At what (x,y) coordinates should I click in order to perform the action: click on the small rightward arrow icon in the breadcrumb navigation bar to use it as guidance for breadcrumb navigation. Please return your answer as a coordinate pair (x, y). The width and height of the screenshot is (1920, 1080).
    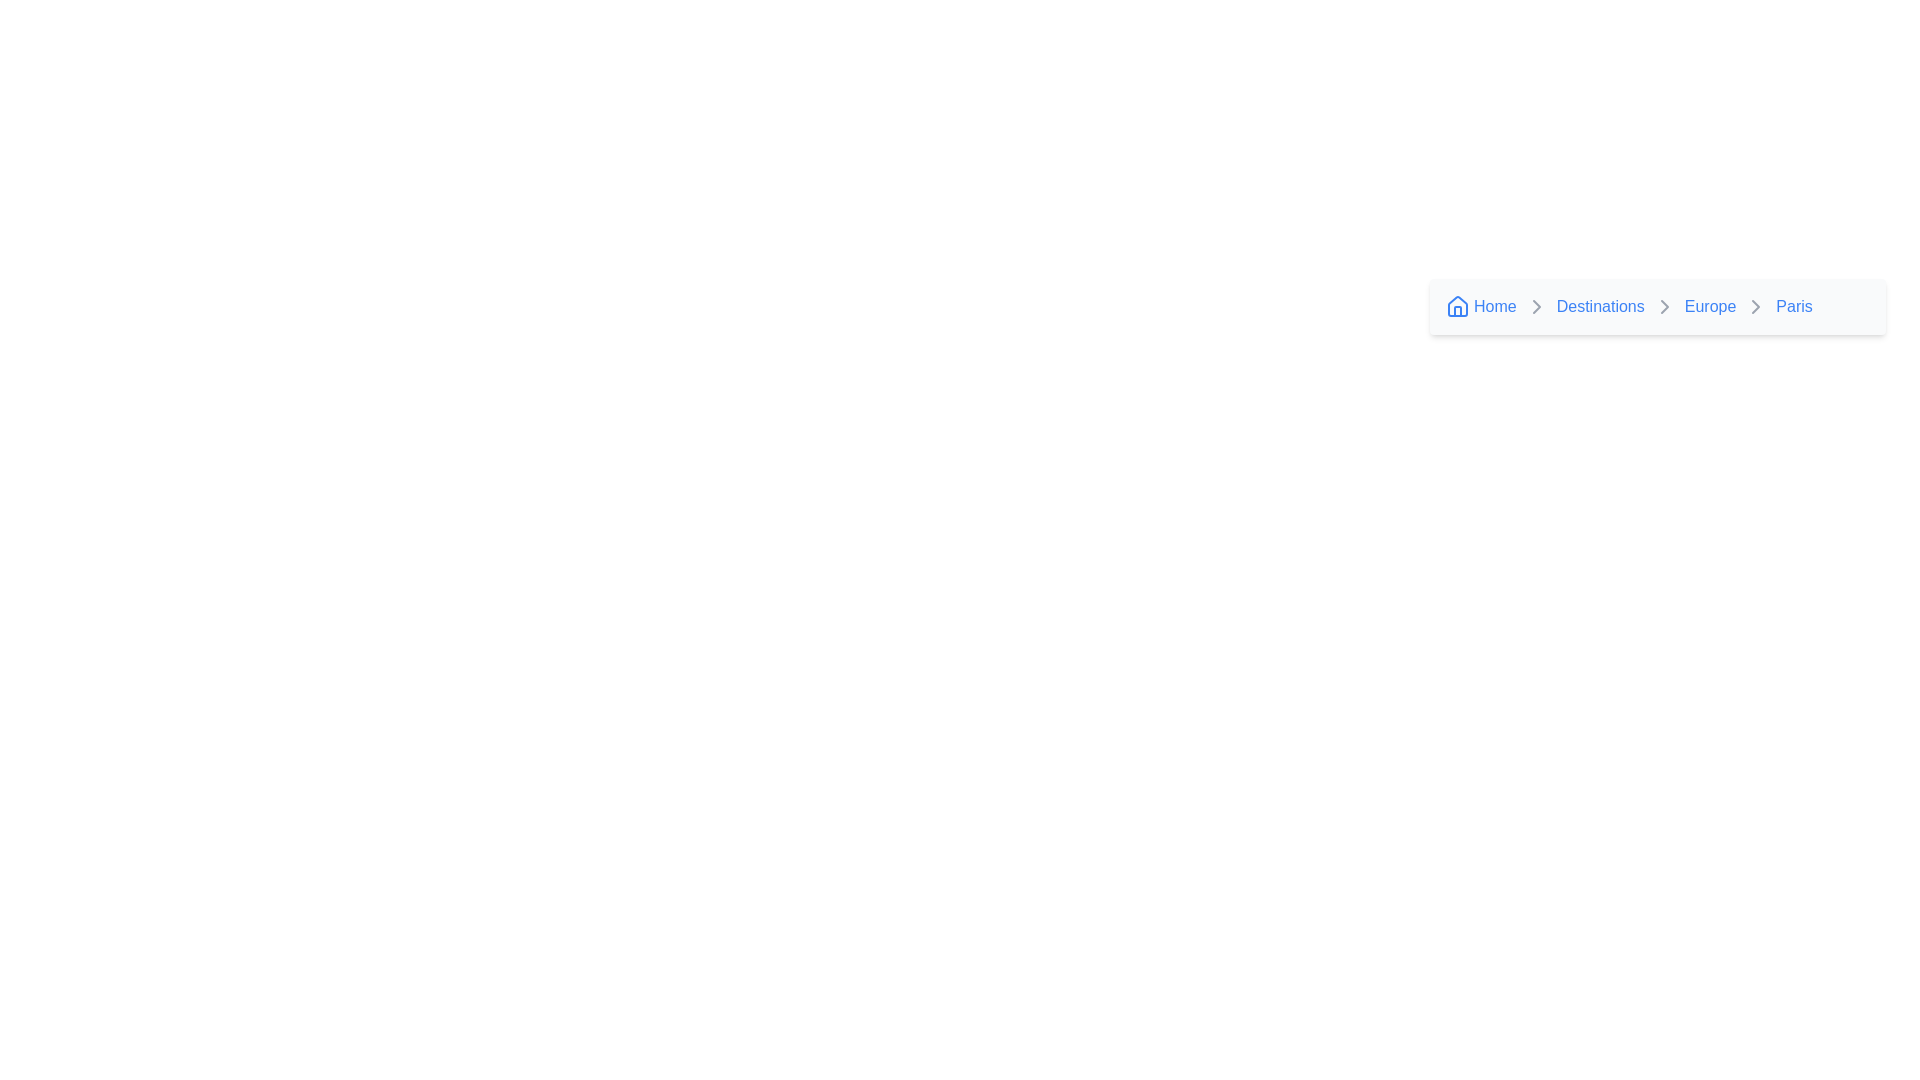
    Looking at the image, I should click on (1535, 307).